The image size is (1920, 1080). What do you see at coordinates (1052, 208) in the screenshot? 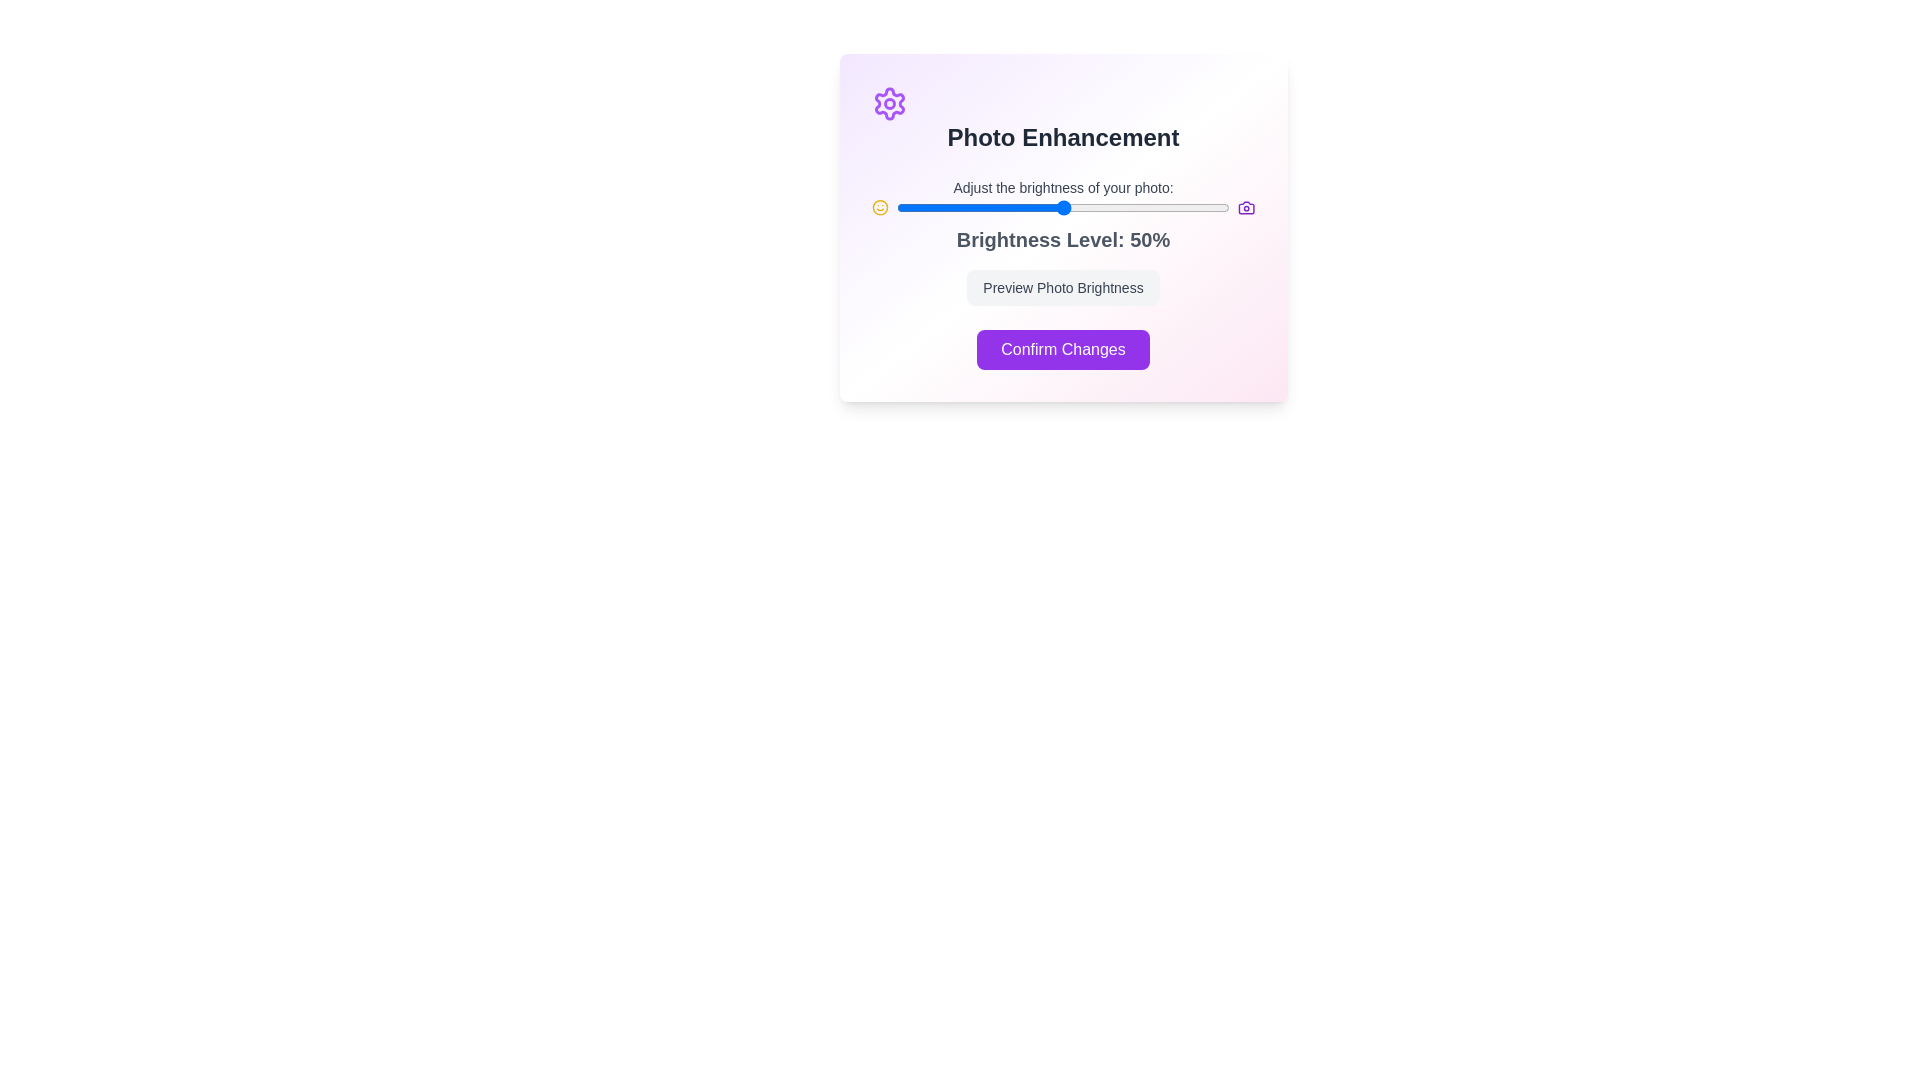
I see `the brightness level to 47% by adjusting the slider` at bounding box center [1052, 208].